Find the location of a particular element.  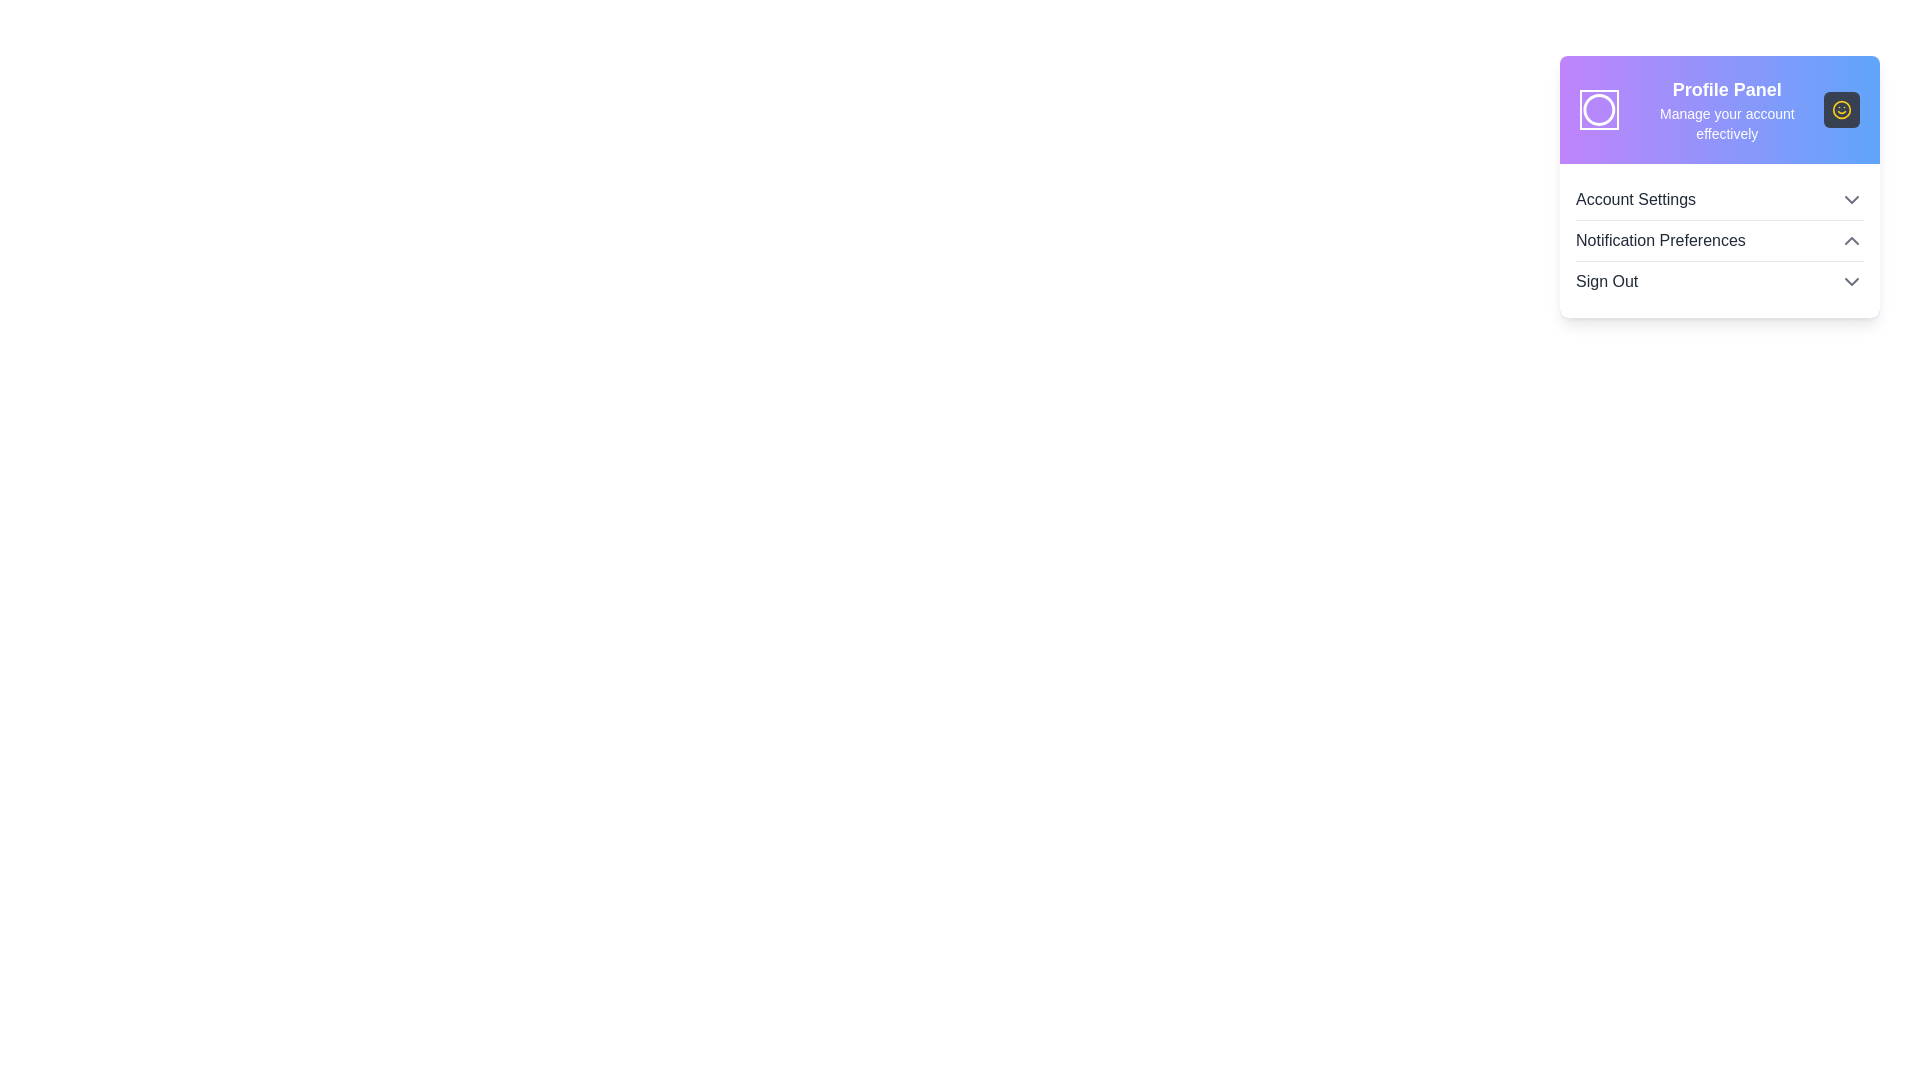

the Chevron-Down icon located to the far right of the 'Sign Out' option in the profile panel is located at coordinates (1851, 281).